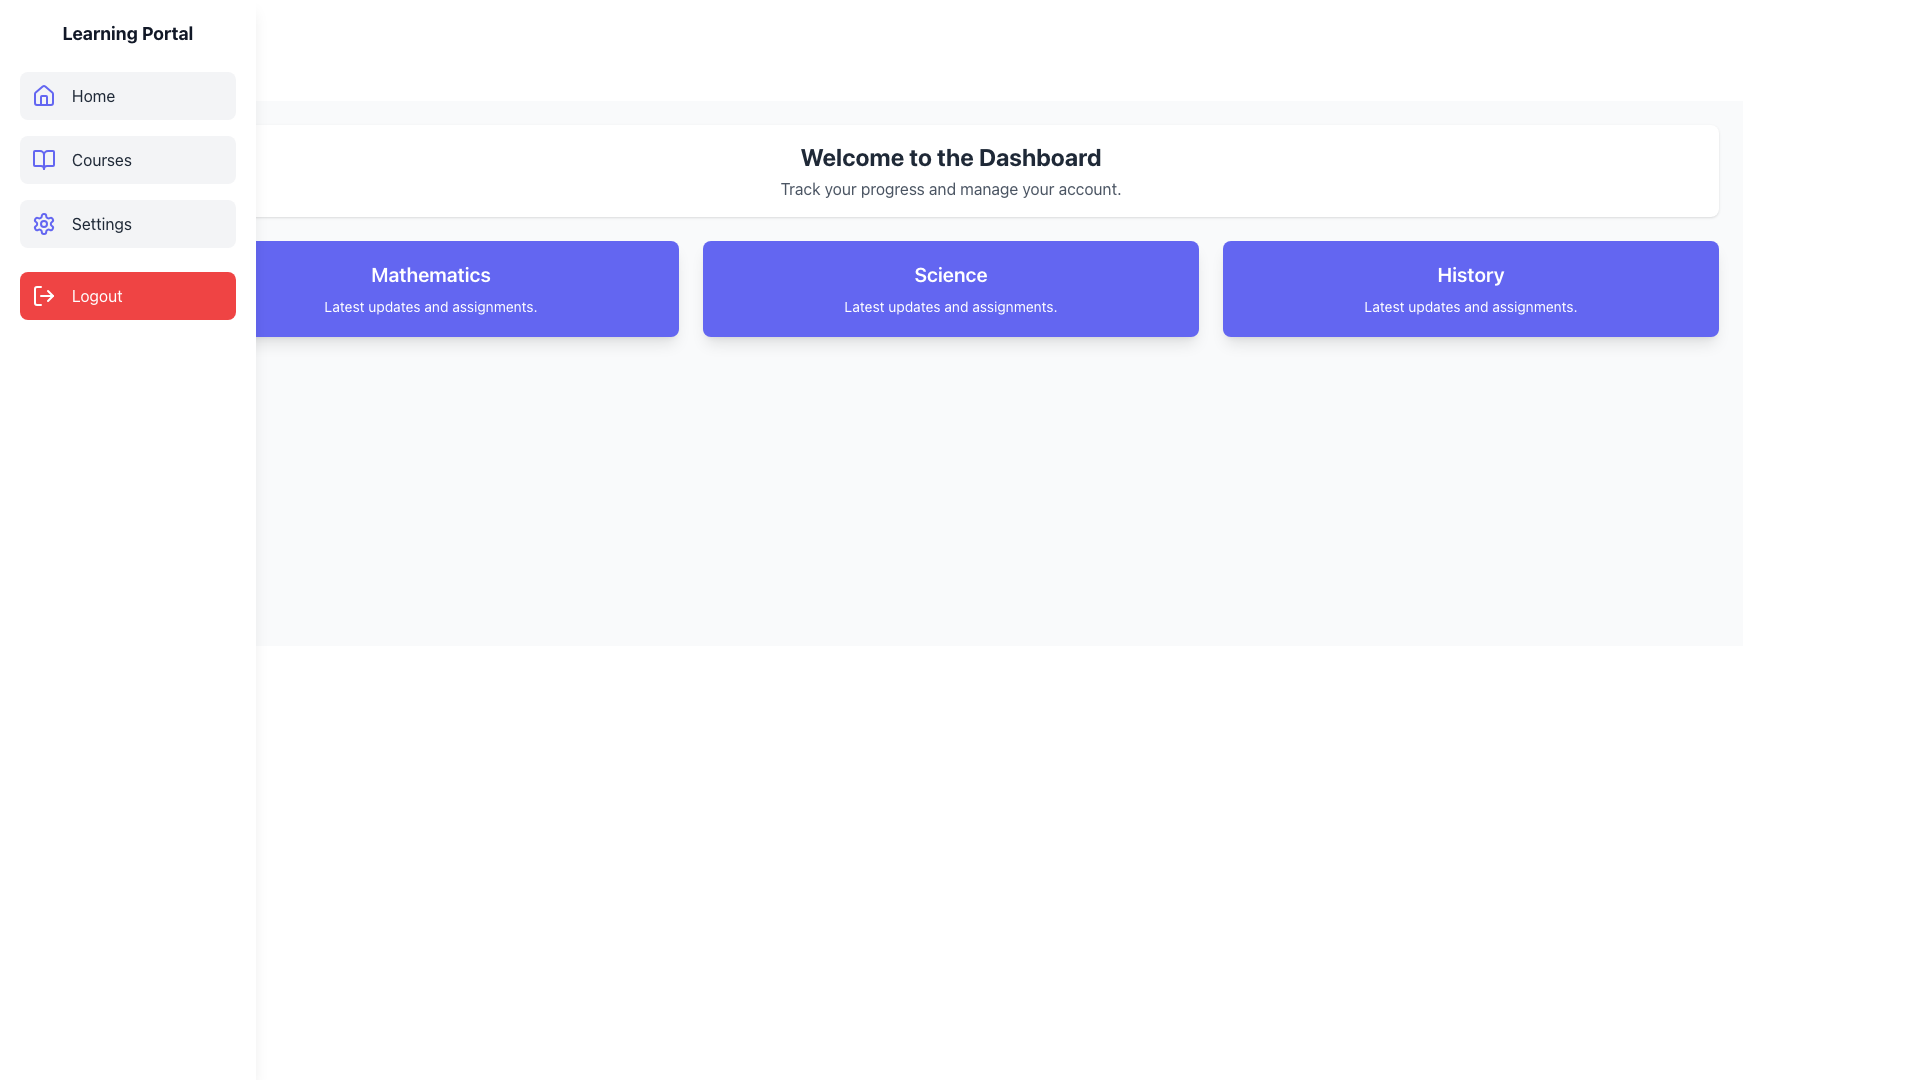 The height and width of the screenshot is (1080, 1920). Describe the element at coordinates (127, 158) in the screenshot. I see `the second button in the sidebar menu, located below 'Home' and above 'Settings'` at that location.